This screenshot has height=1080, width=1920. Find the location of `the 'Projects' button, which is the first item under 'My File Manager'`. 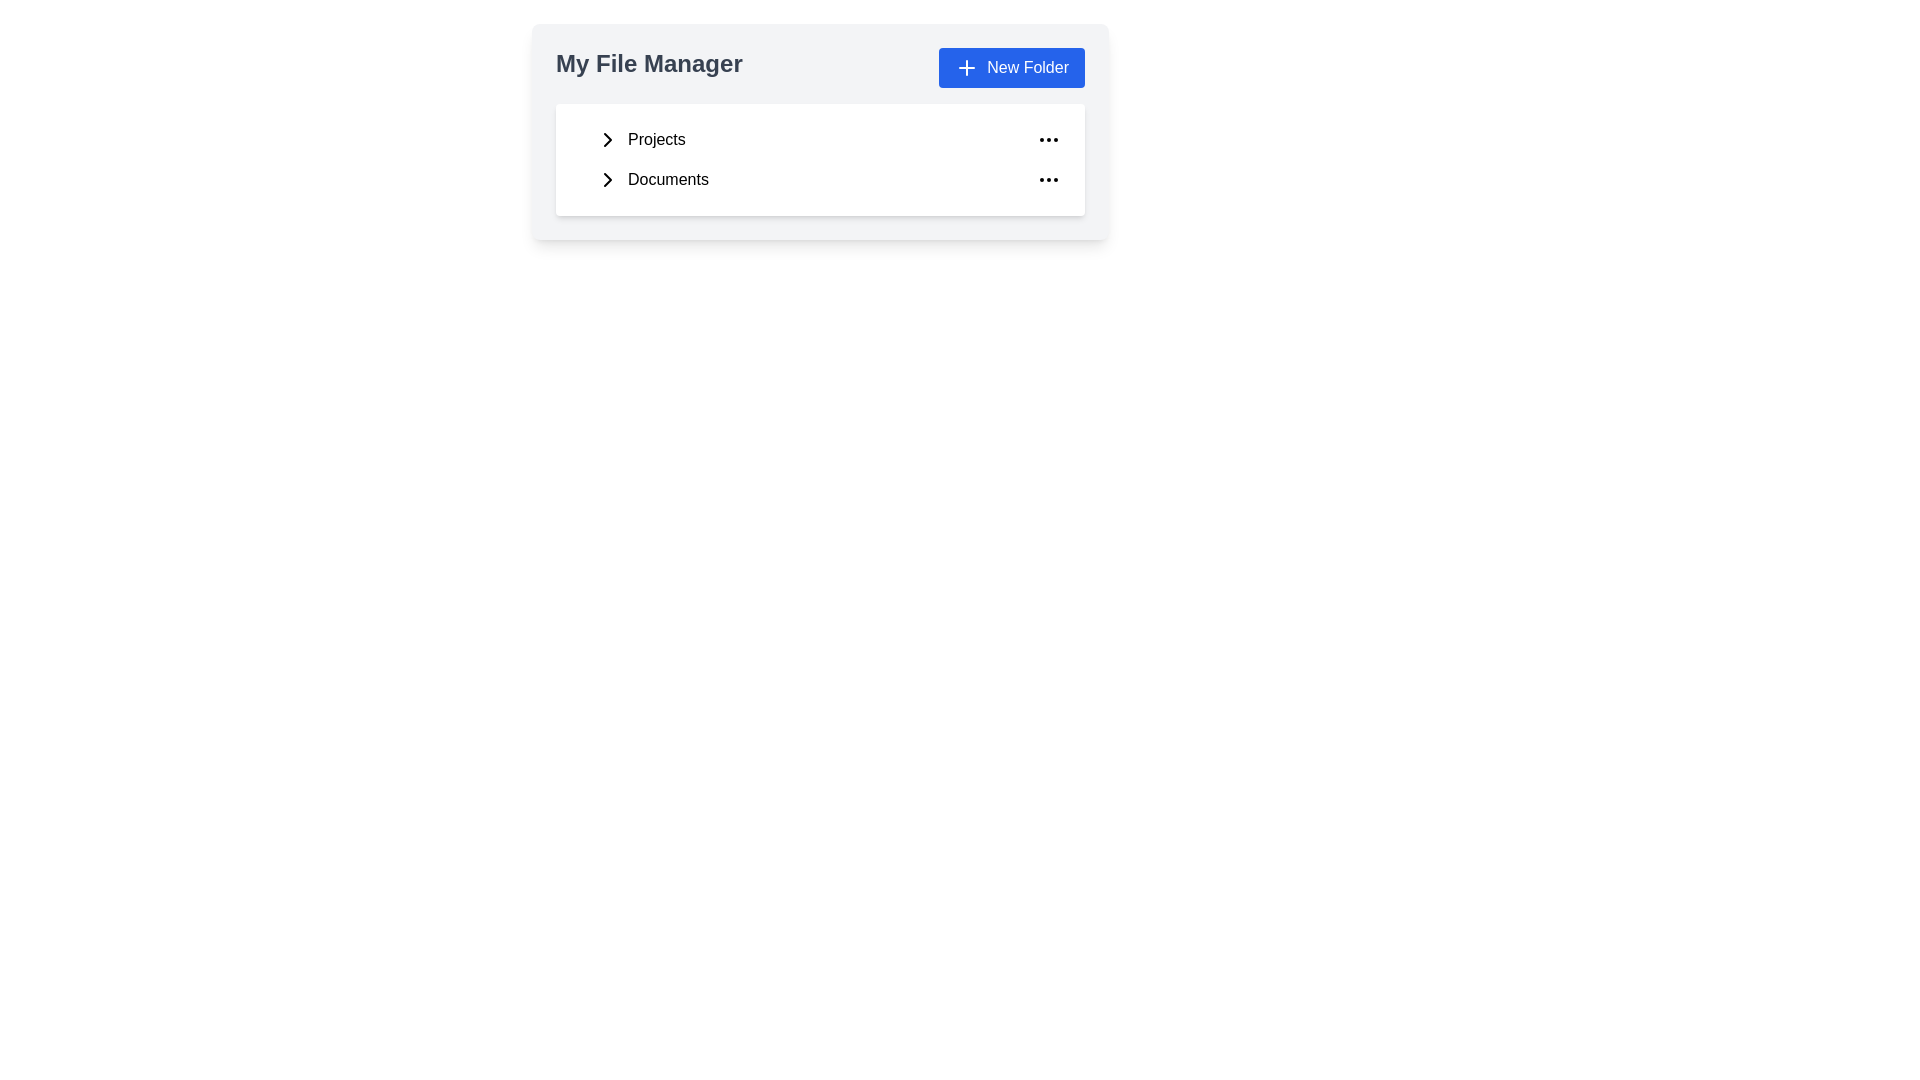

the 'Projects' button, which is the first item under 'My File Manager' is located at coordinates (828, 138).